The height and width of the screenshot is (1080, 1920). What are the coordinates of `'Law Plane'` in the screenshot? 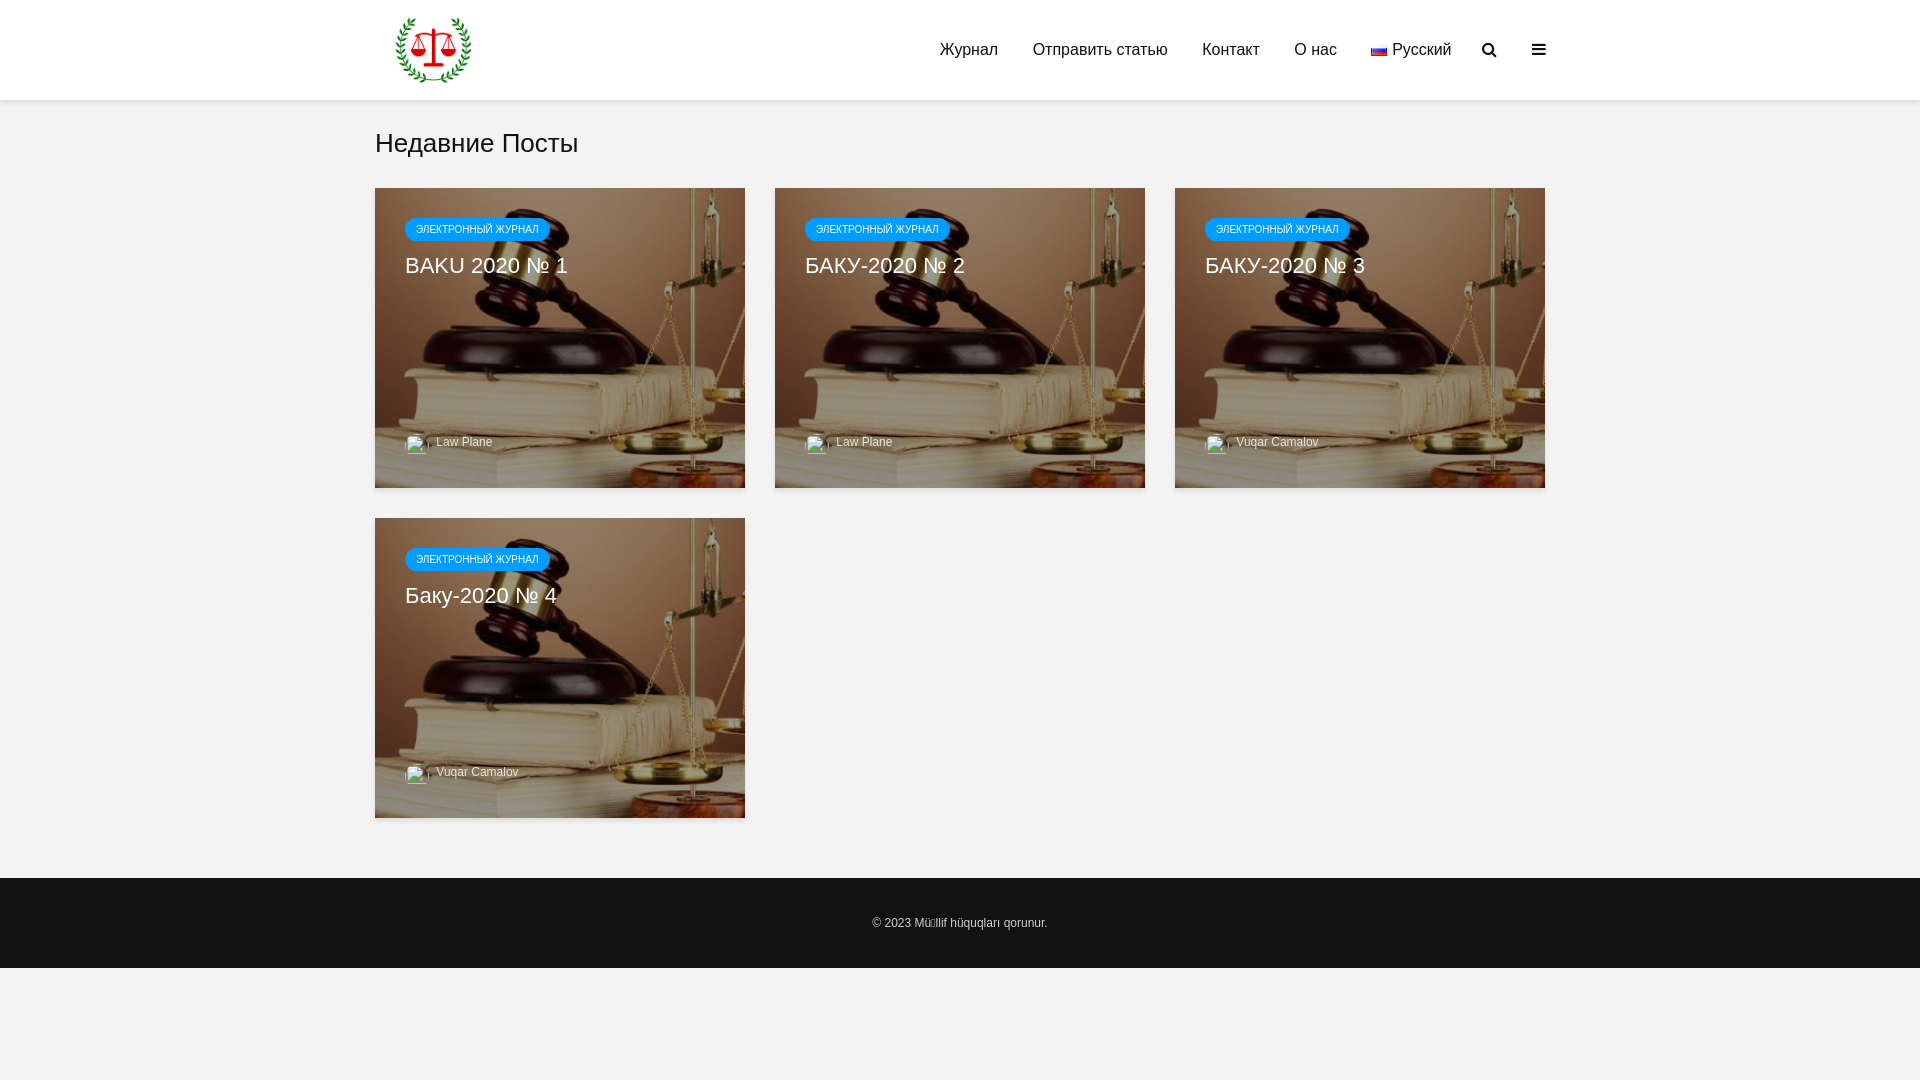 It's located at (447, 441).